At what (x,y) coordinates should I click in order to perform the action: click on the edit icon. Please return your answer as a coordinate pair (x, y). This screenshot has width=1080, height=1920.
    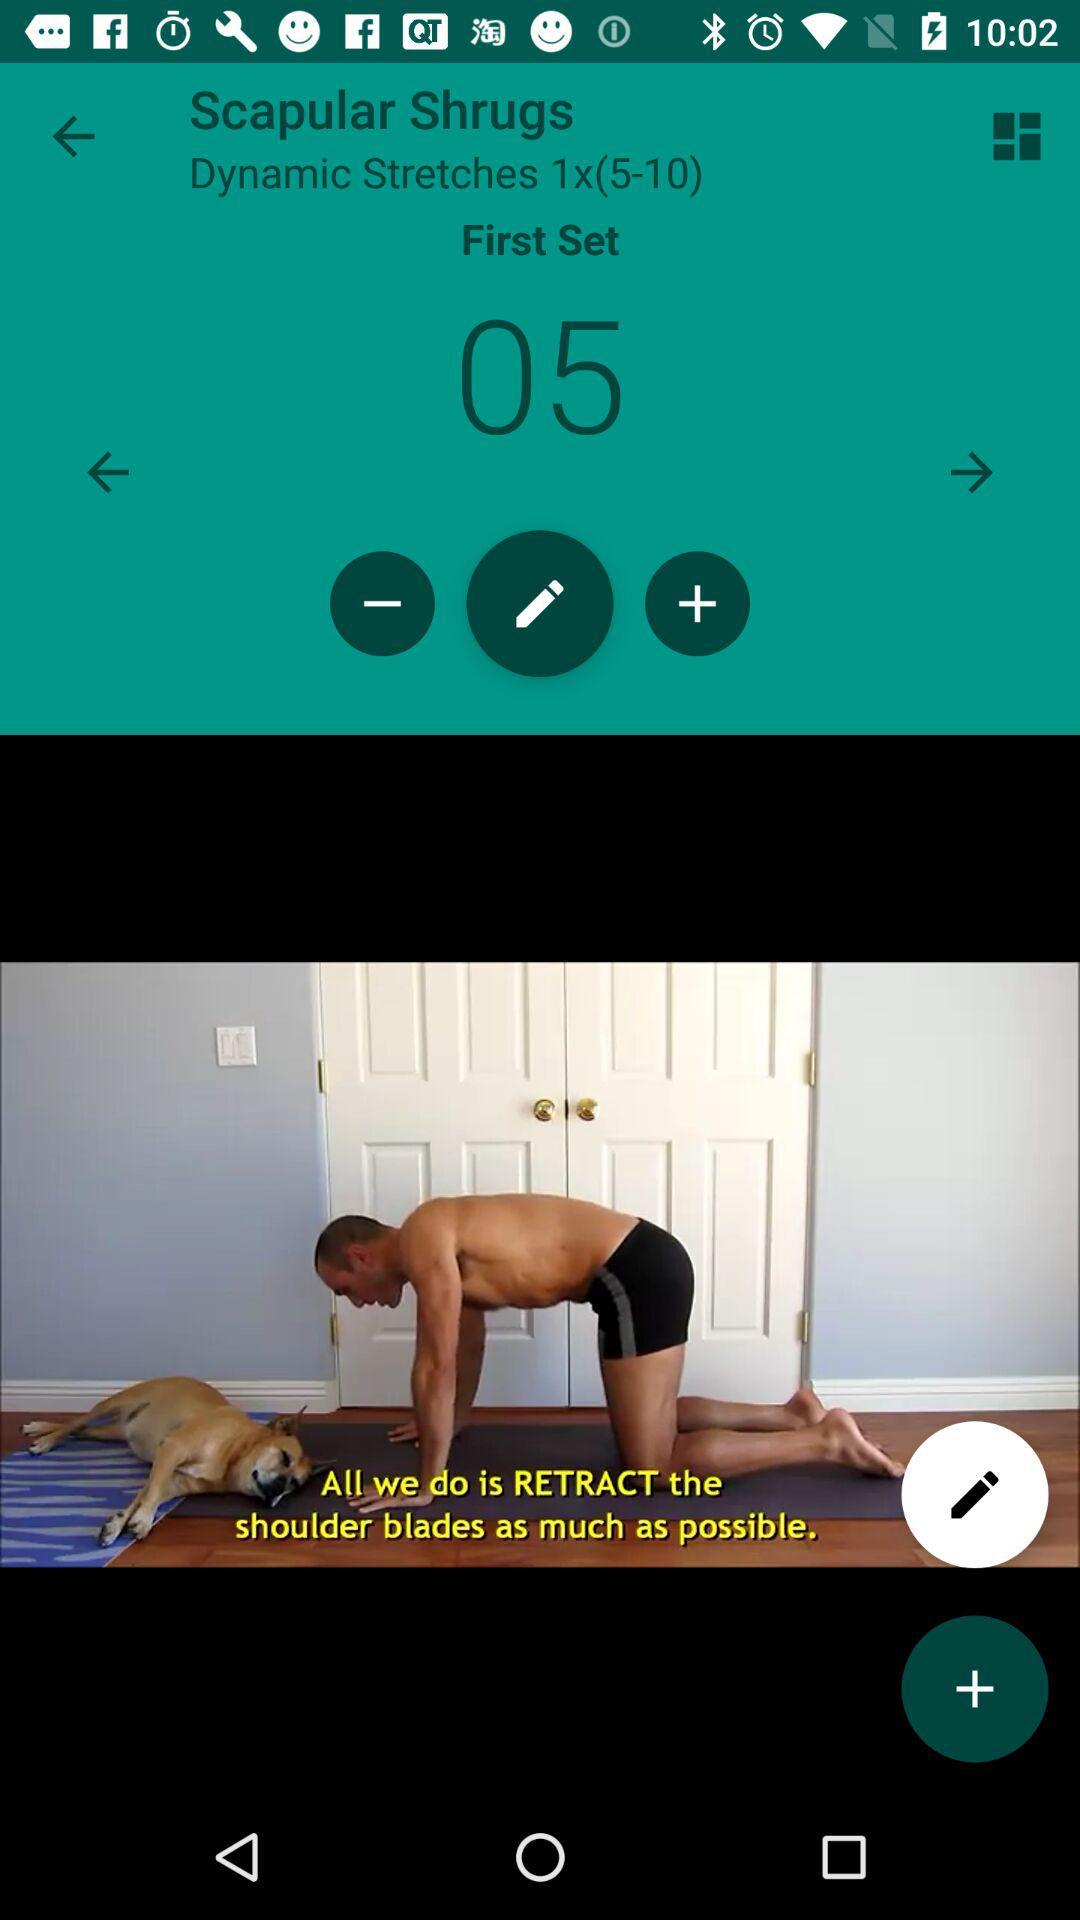
    Looking at the image, I should click on (540, 646).